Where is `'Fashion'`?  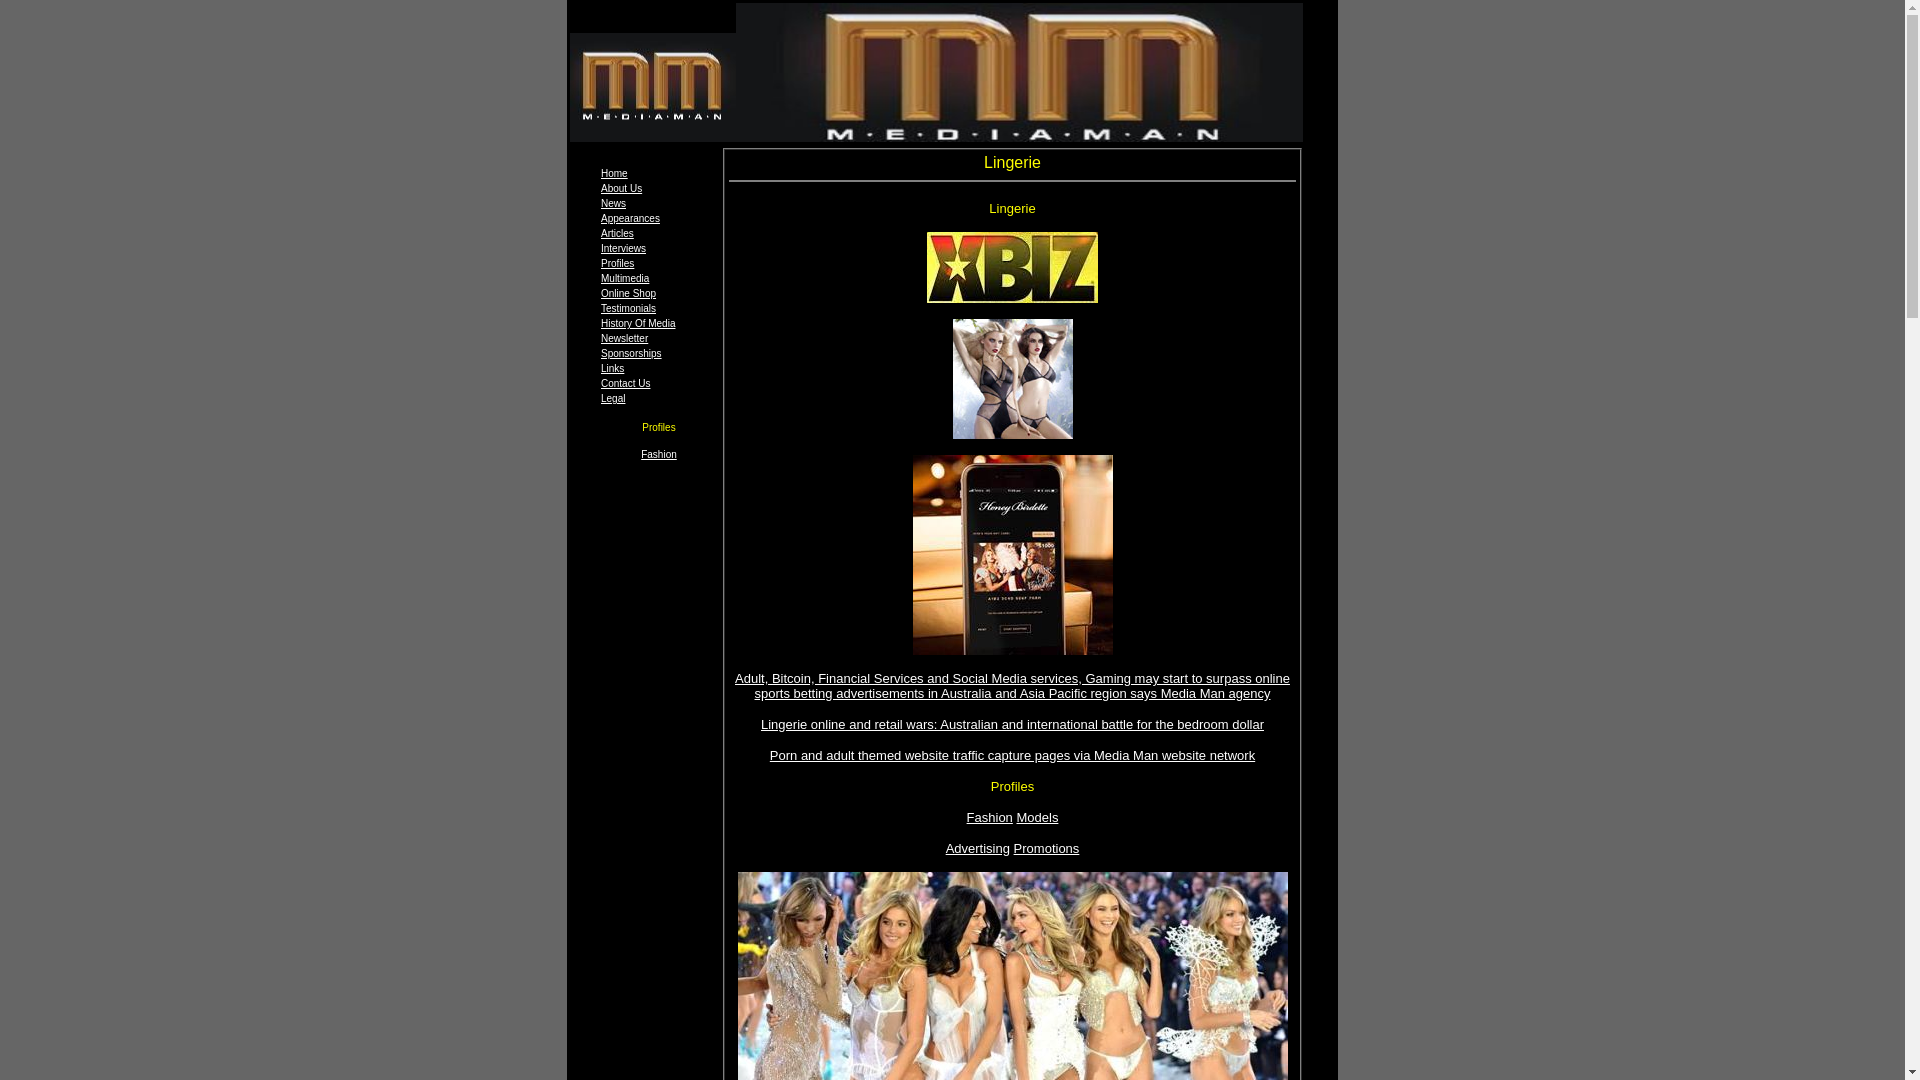
'Fashion' is located at coordinates (641, 454).